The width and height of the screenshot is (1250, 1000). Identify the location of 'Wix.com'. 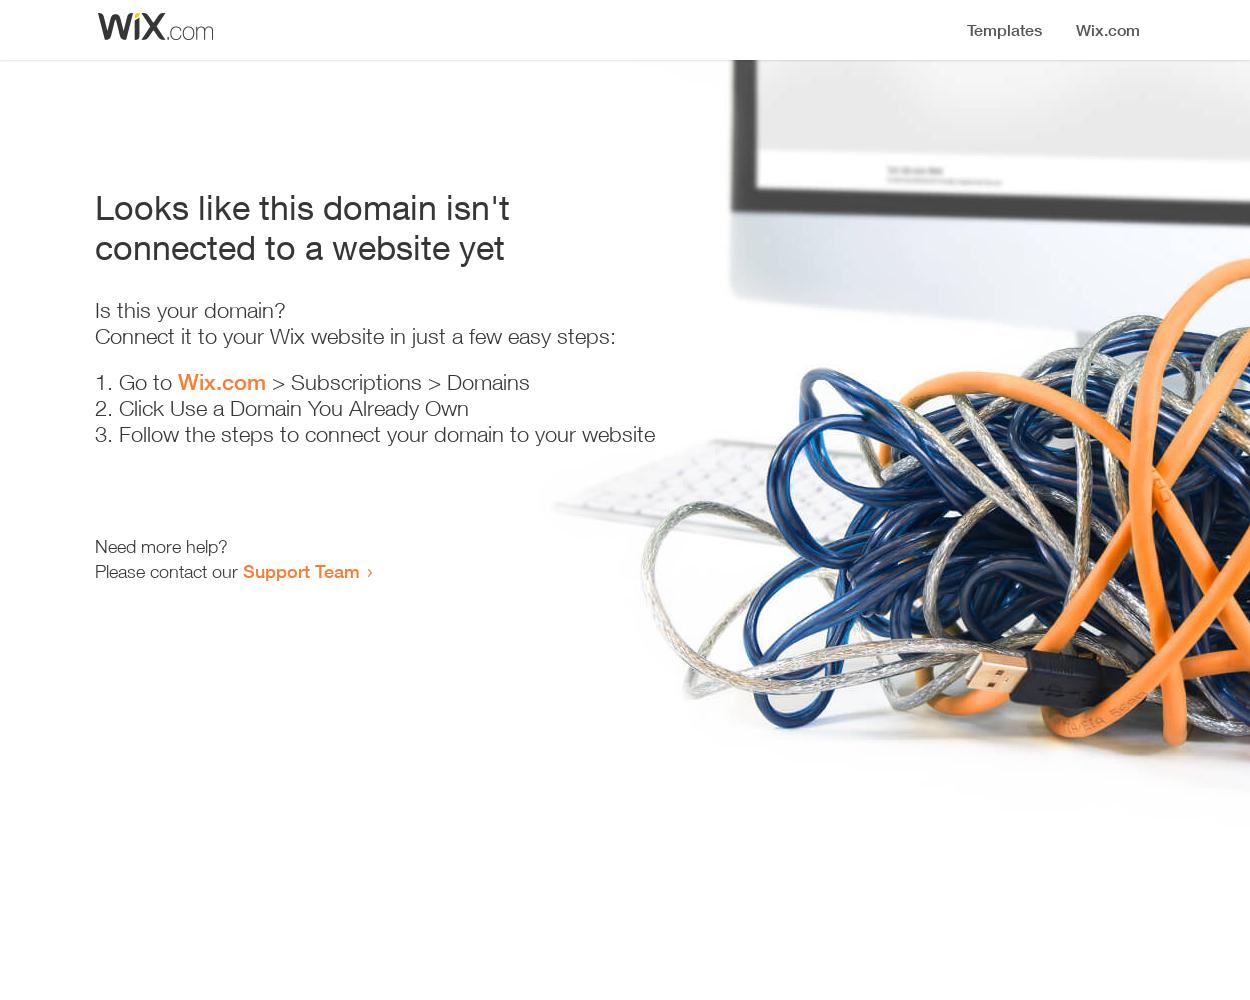
(221, 382).